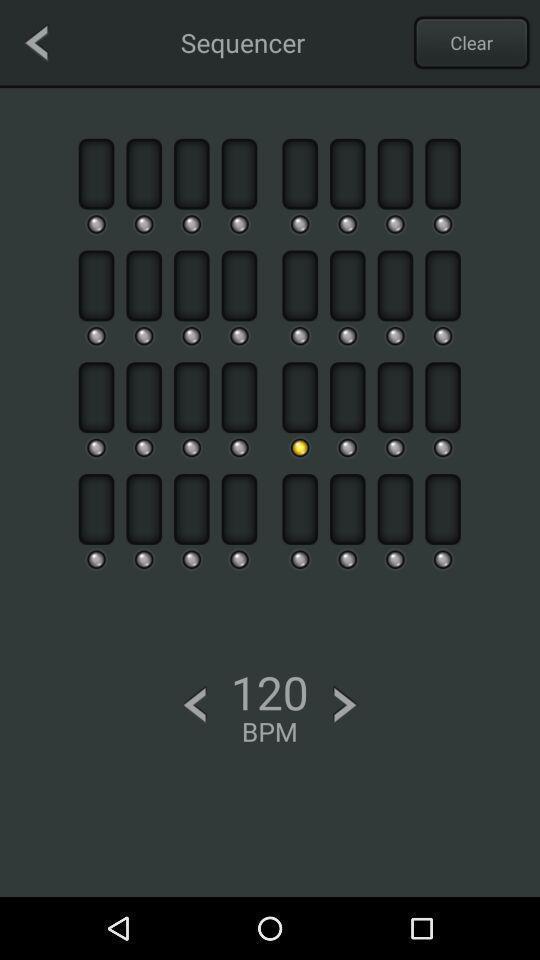 Image resolution: width=540 pixels, height=960 pixels. What do you see at coordinates (344, 705) in the screenshot?
I see `increase` at bounding box center [344, 705].